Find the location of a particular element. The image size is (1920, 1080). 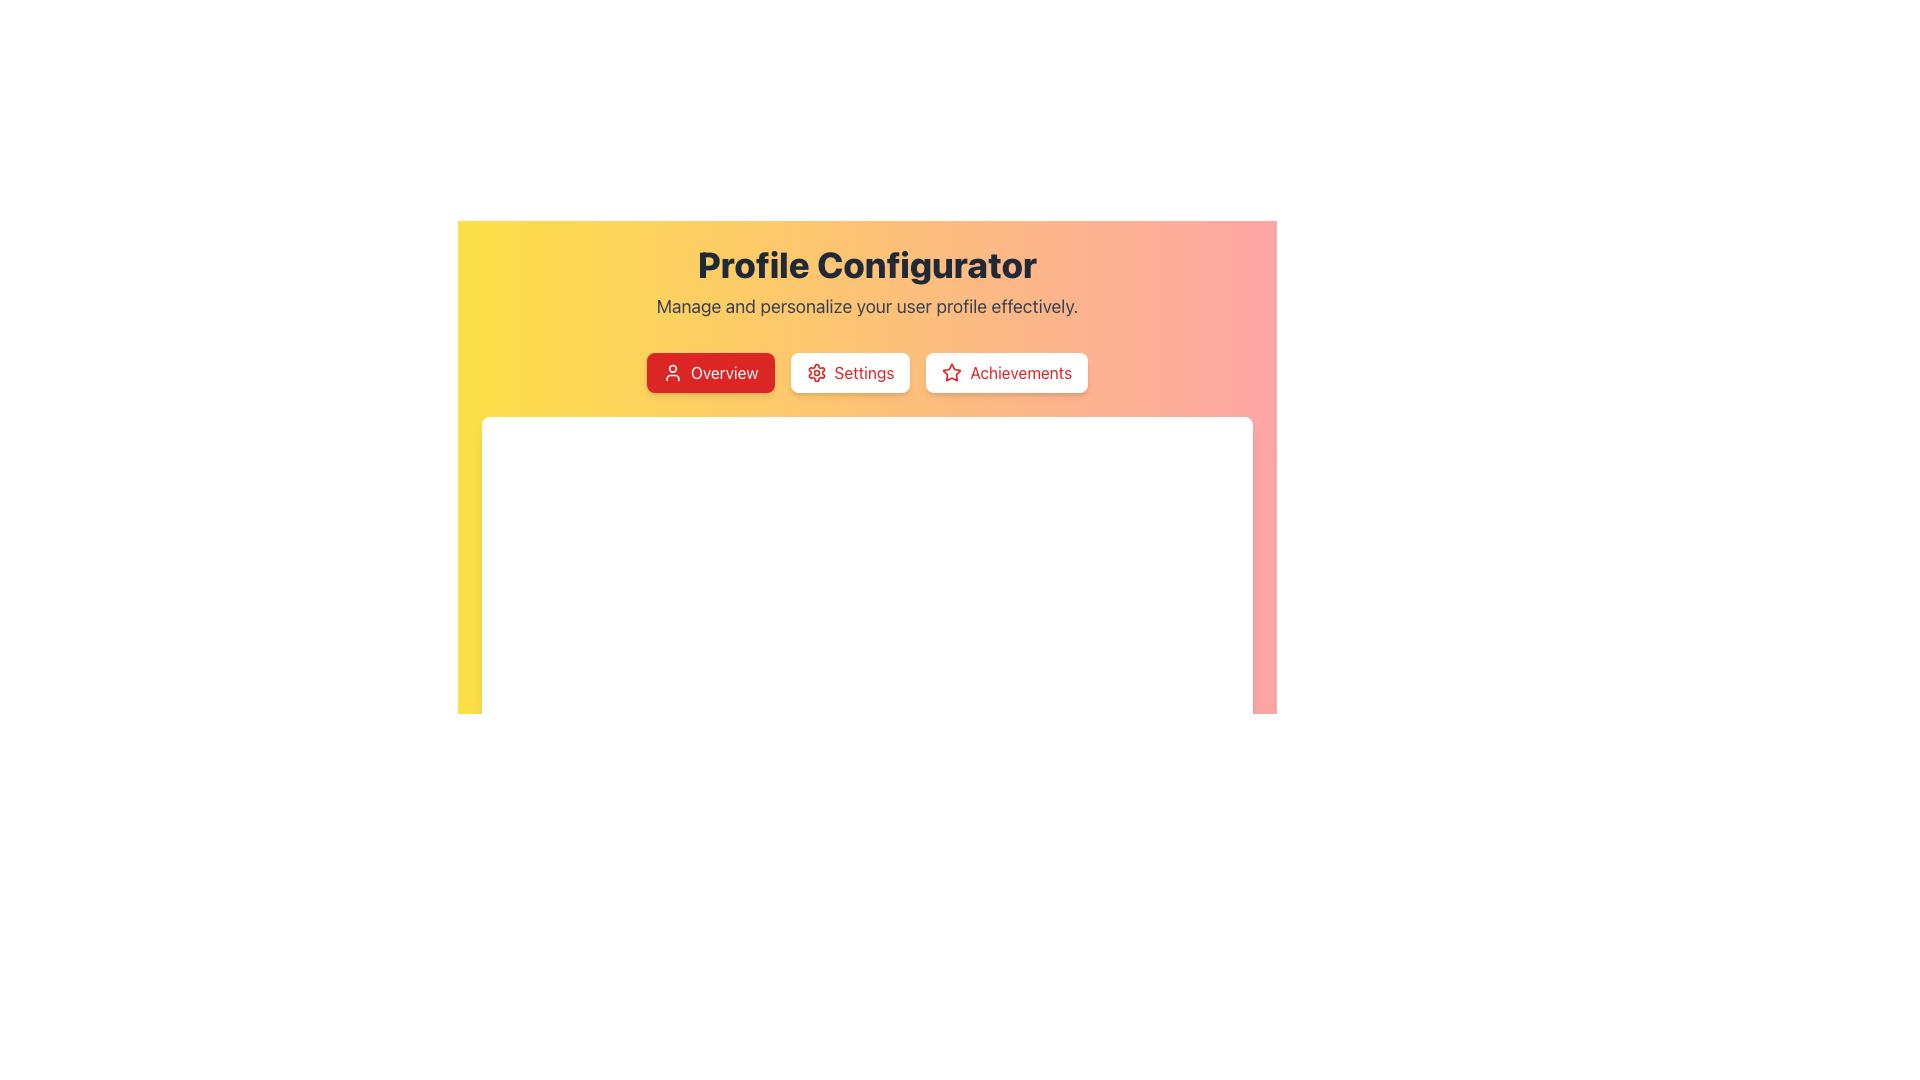

the star icon outlined with a bold red stroke, located to the left of the 'Achievements' button in the 'Profile Configurator' section is located at coordinates (951, 373).